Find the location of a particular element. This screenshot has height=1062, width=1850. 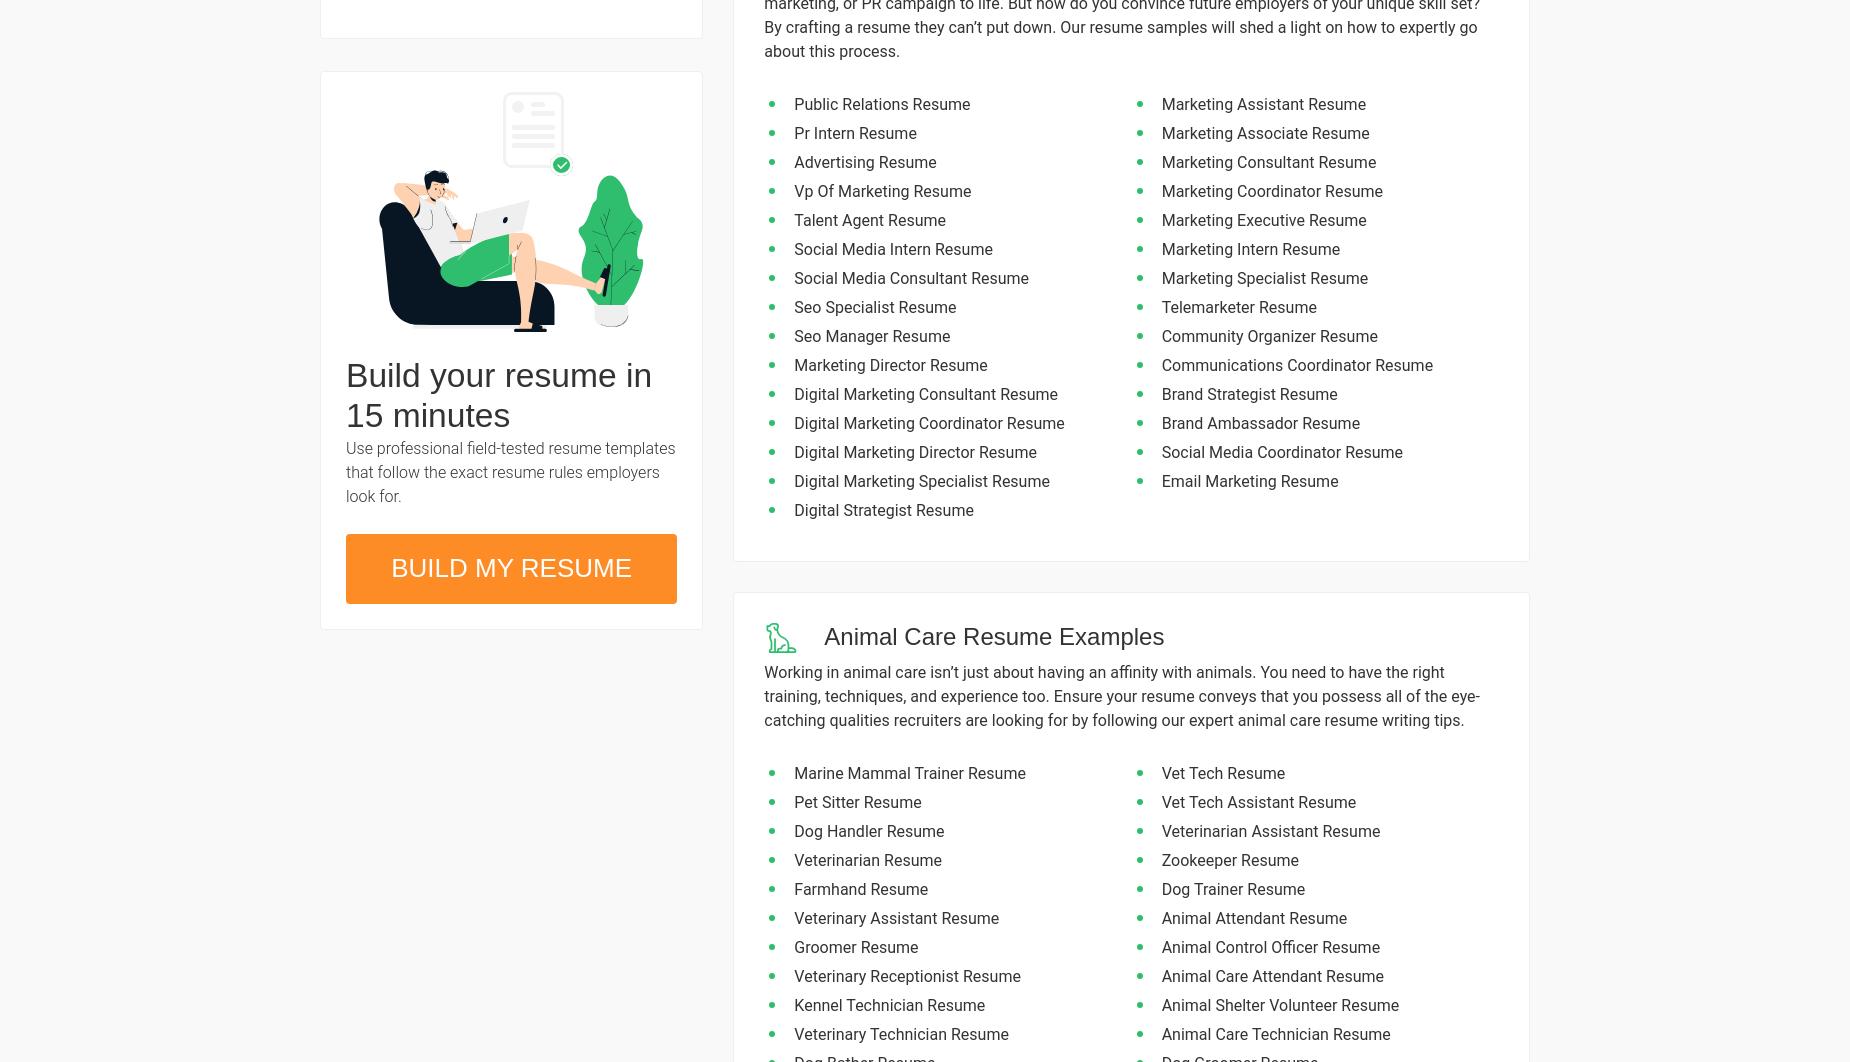

'Digital Marketing Coordinator Resume' is located at coordinates (928, 422).